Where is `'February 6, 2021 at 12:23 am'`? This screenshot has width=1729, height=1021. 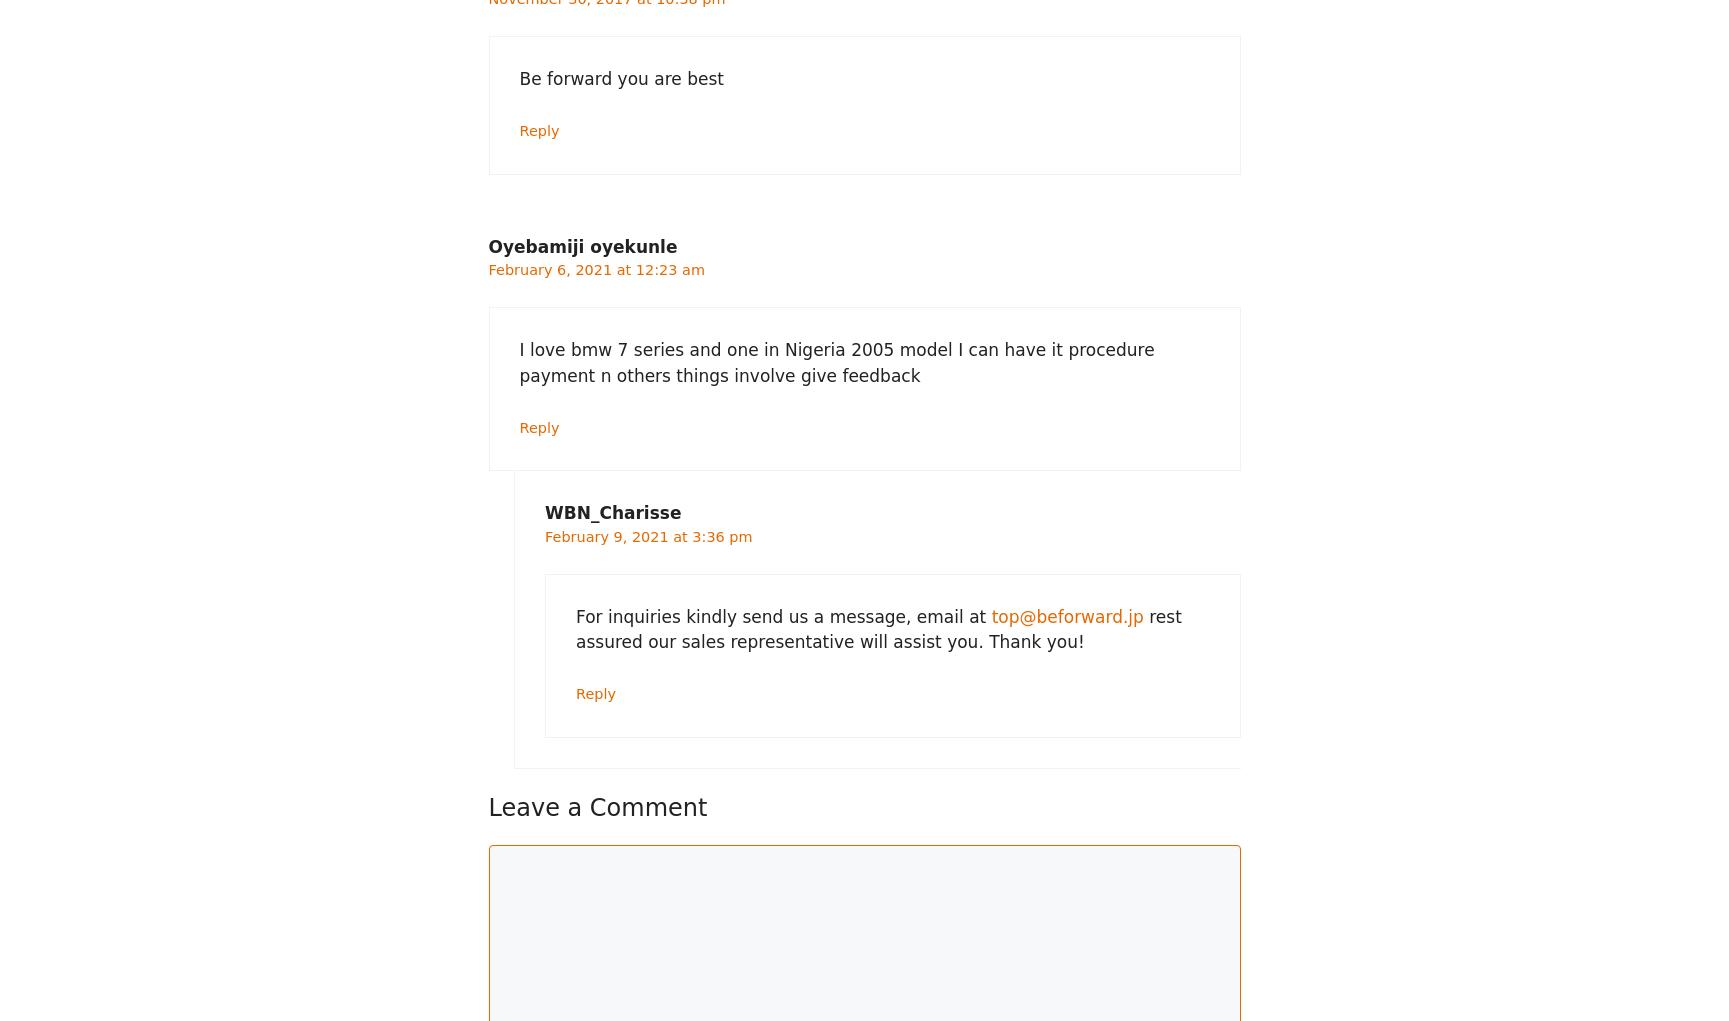 'February 6, 2021 at 12:23 am' is located at coordinates (595, 268).